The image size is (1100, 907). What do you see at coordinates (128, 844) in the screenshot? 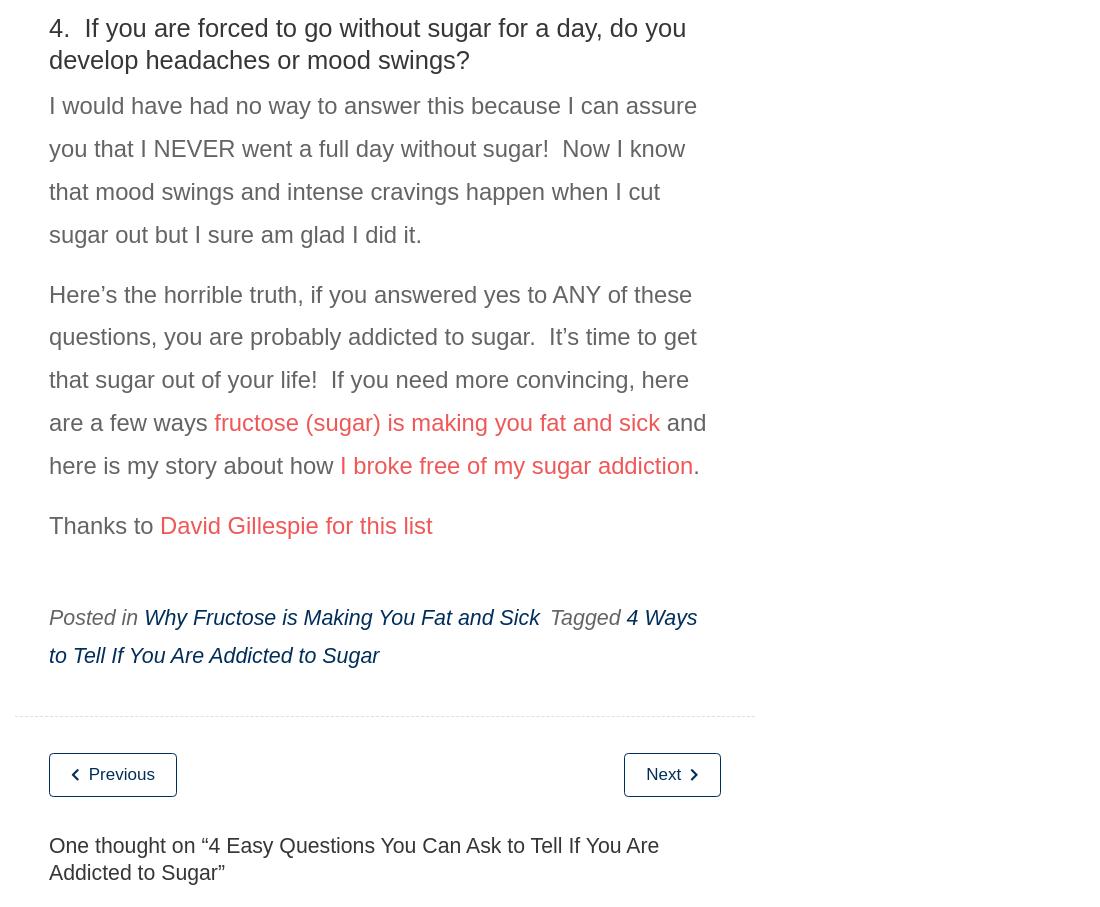
I see `'One thought on “'` at bounding box center [128, 844].